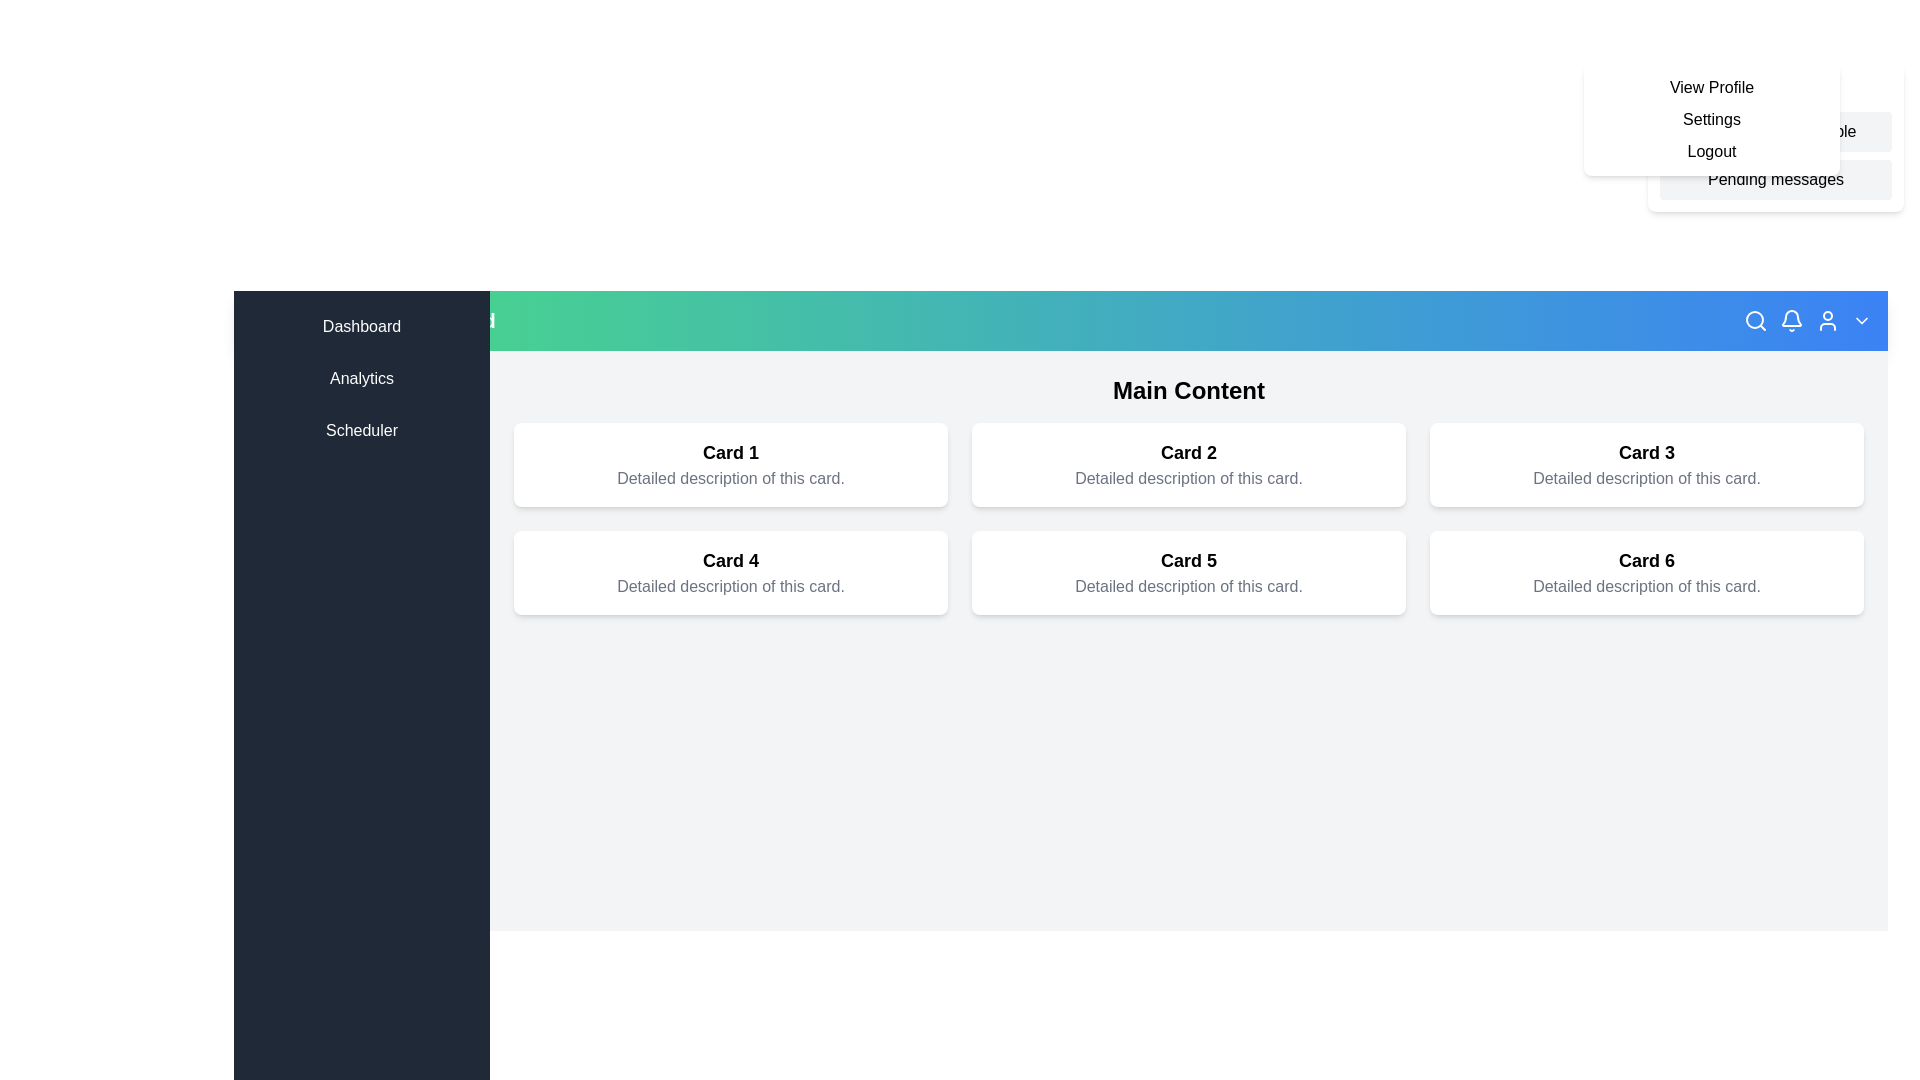  I want to click on the lower portion of the notification bell icon located in the top-right navigation bar of the application interface, so click(1791, 317).